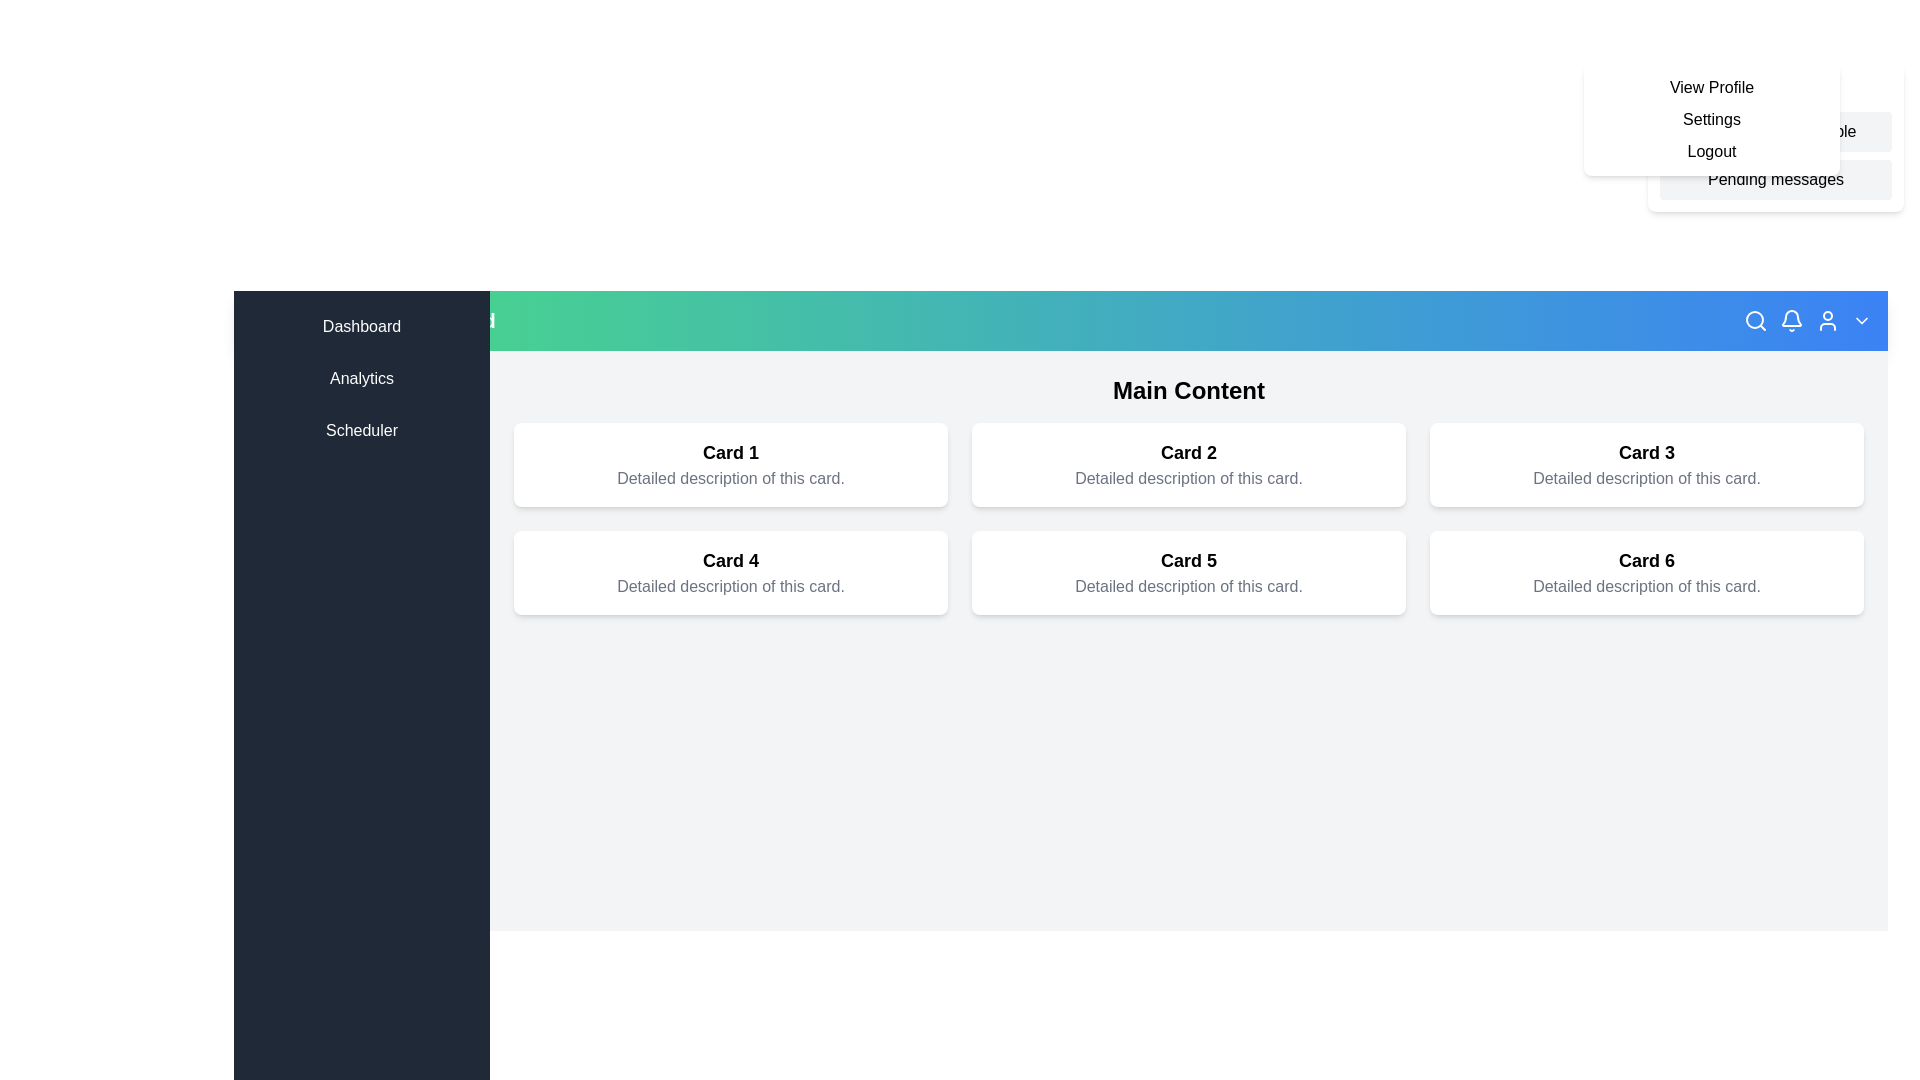  I want to click on the lower portion of the notification bell icon located in the top-right navigation bar of the application interface, so click(1791, 317).